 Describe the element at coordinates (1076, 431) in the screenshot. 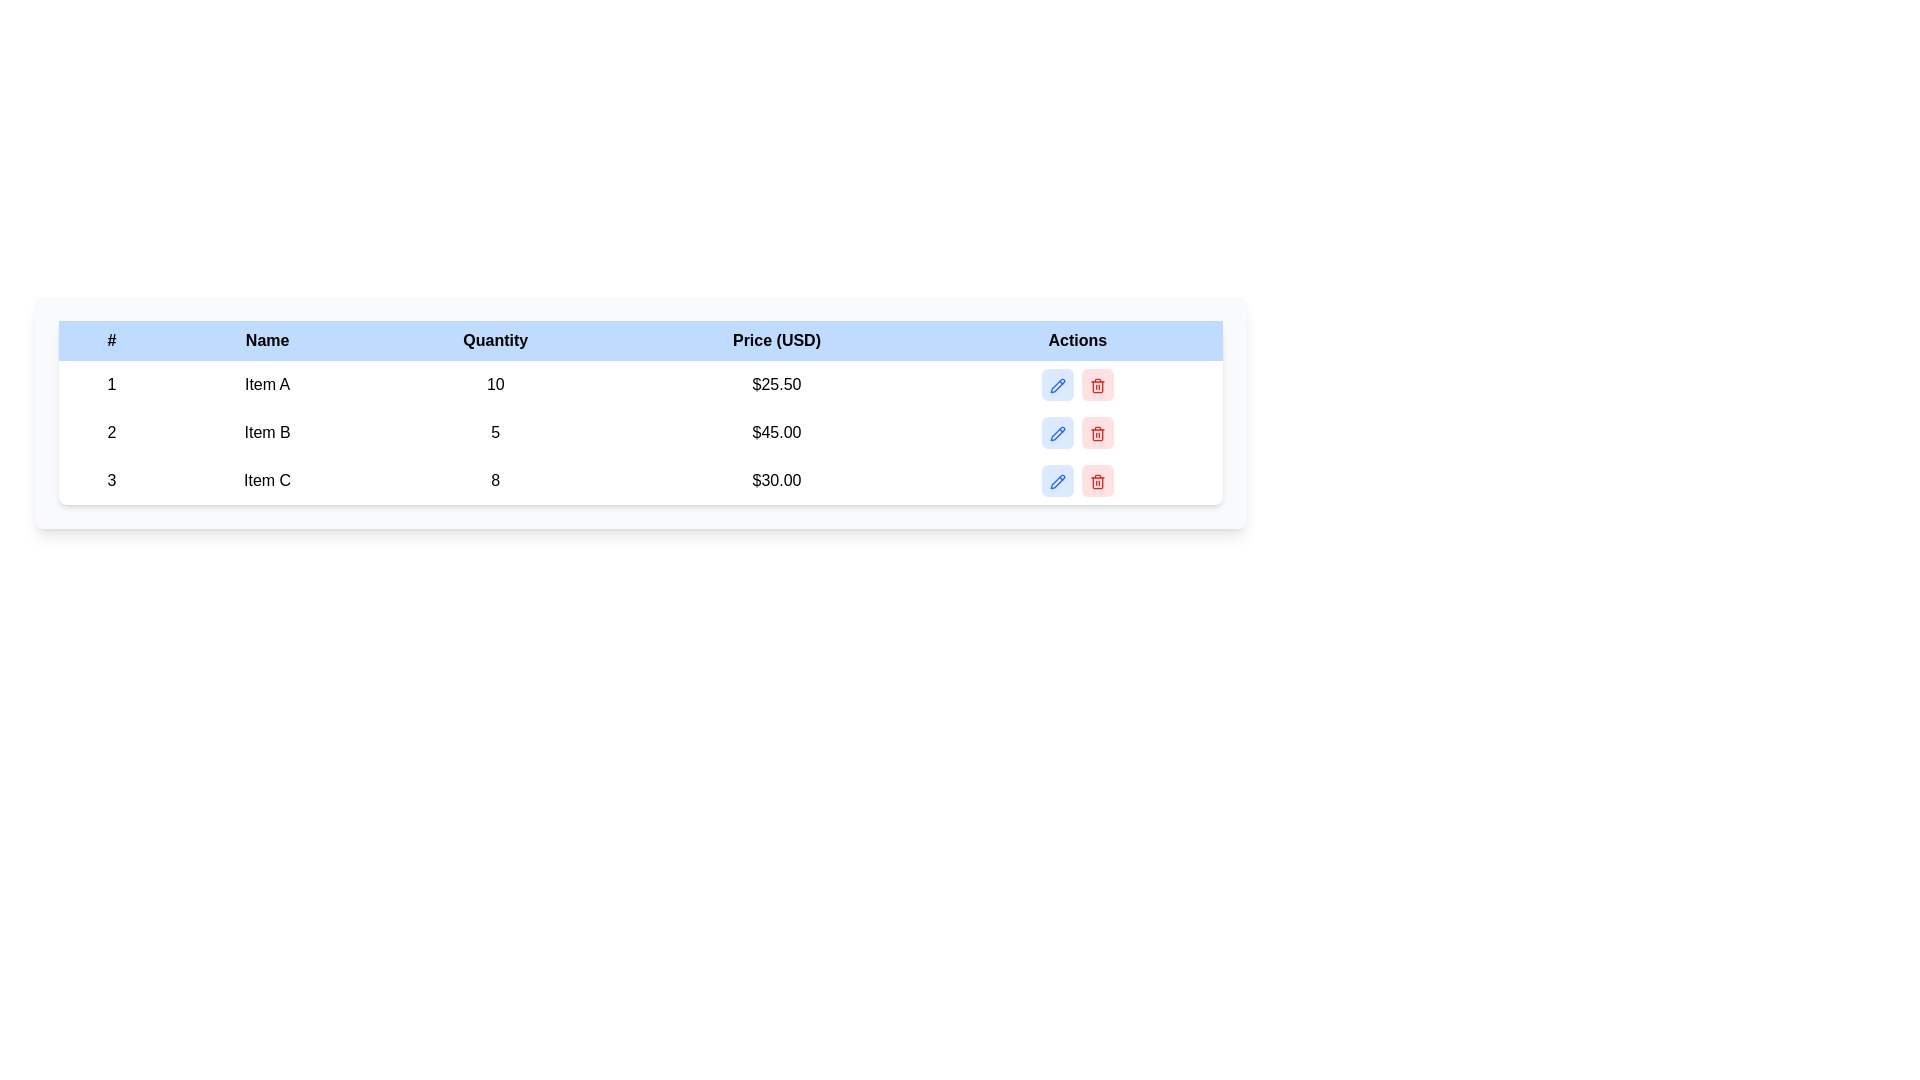

I see `the edit button located in the 'Actions' column of the second row of the table to initiate an edit action` at that location.